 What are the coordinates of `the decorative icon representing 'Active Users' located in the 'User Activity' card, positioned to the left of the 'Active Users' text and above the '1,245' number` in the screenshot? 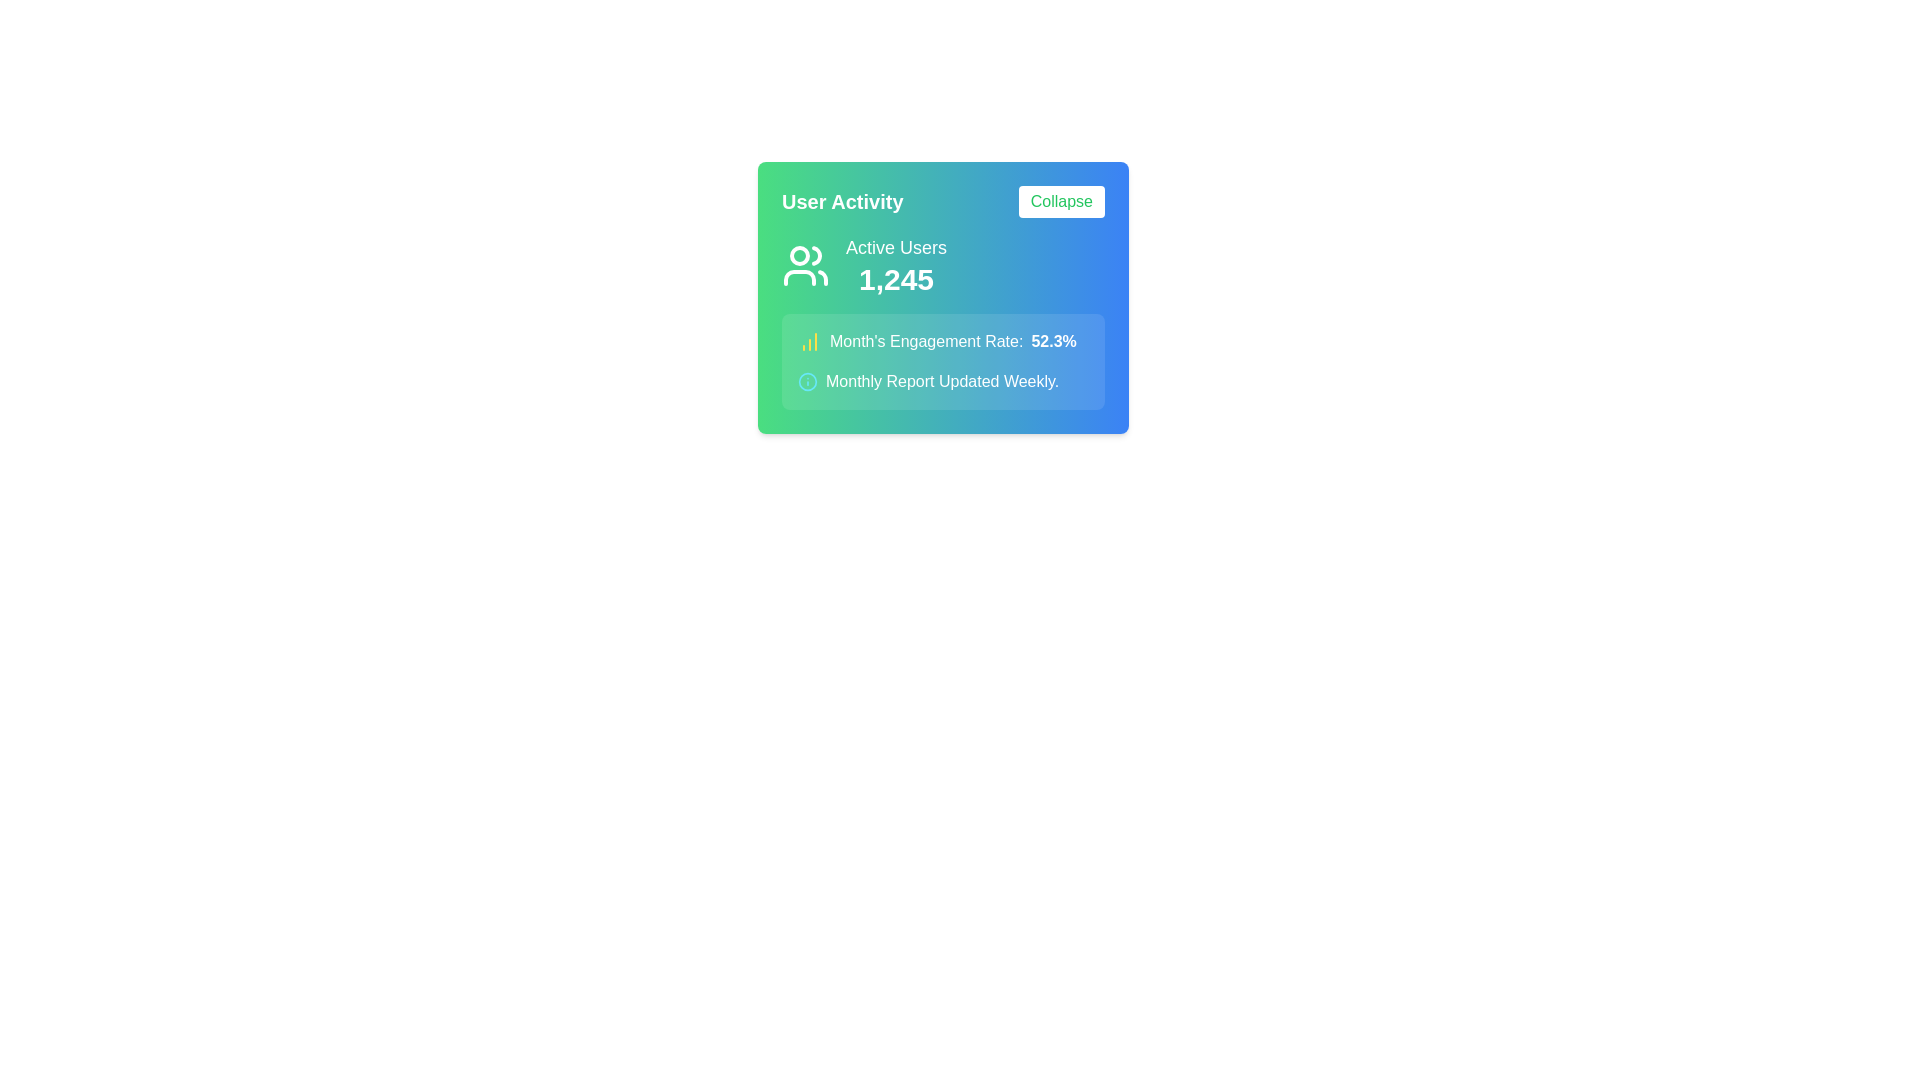 It's located at (806, 265).